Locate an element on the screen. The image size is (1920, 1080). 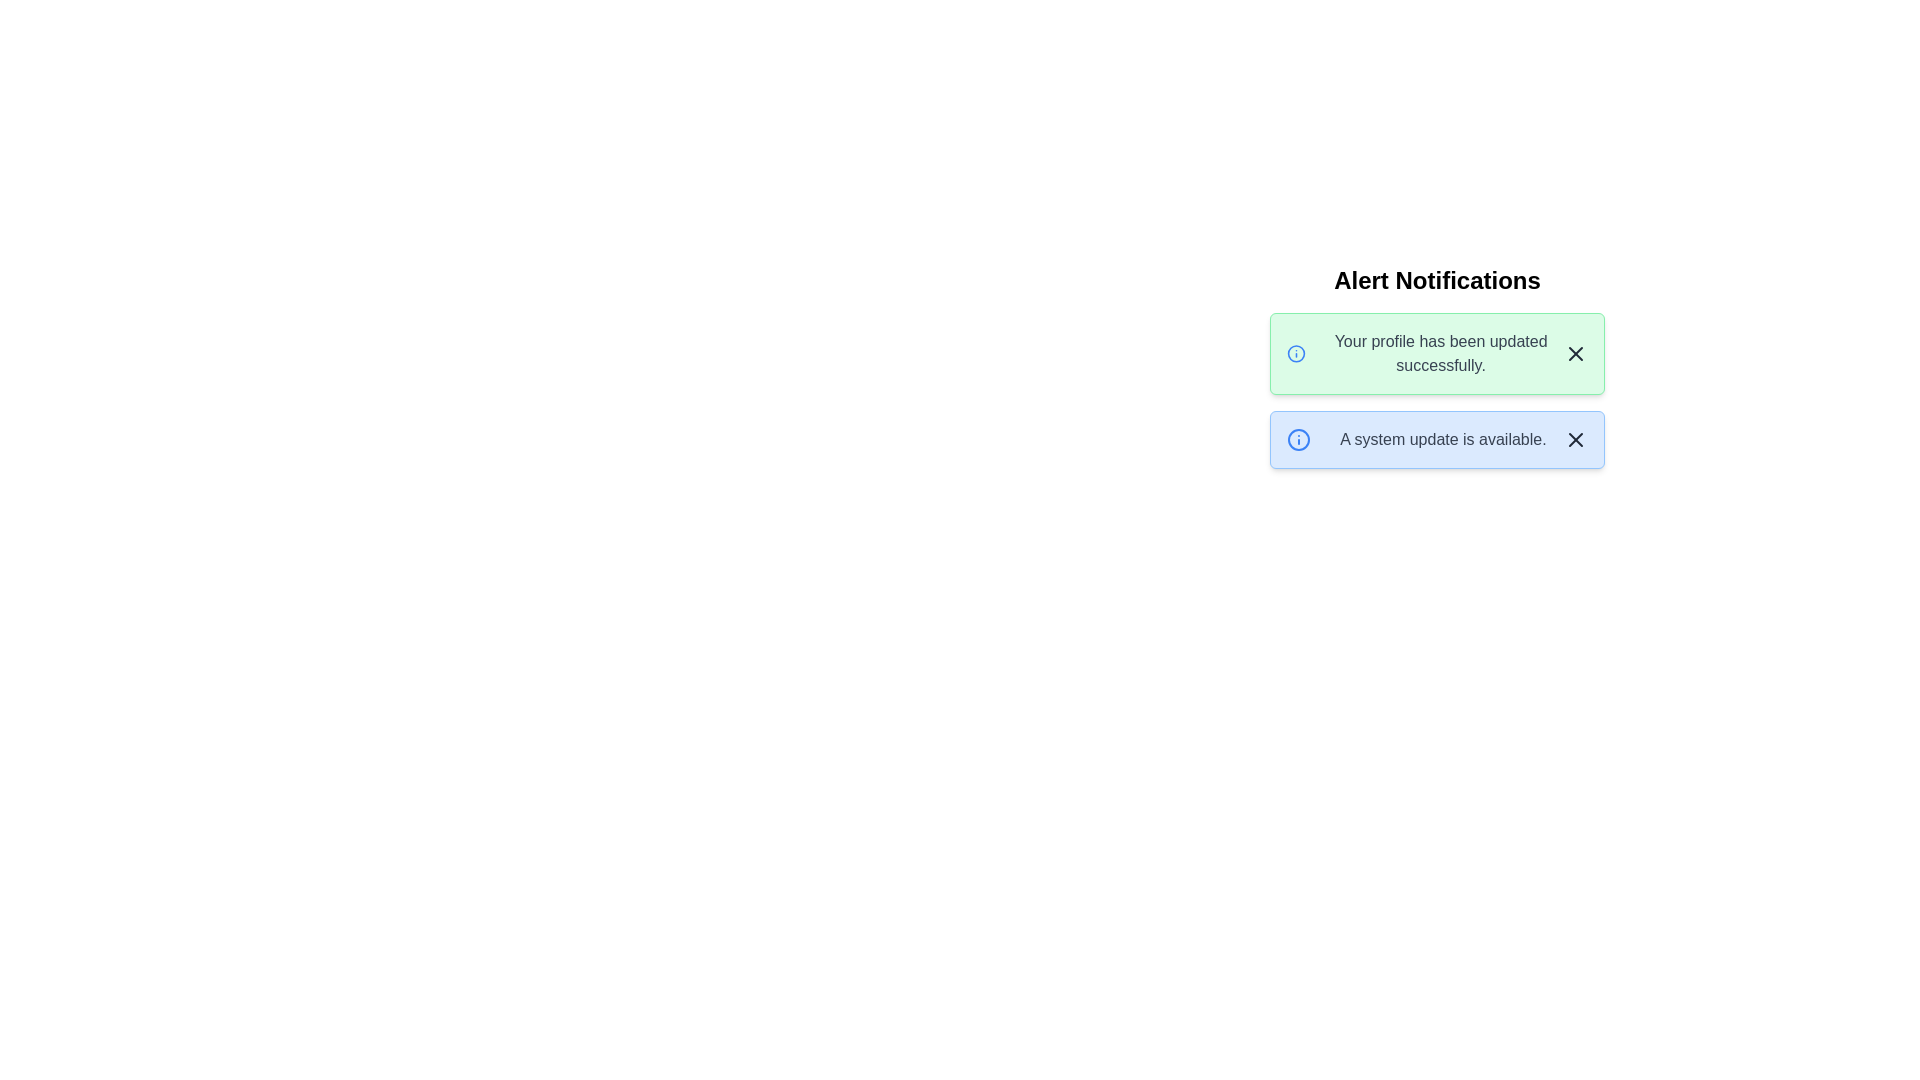
the notification alert with the message 'Your profile has been updated successfully.' is located at coordinates (1436, 353).